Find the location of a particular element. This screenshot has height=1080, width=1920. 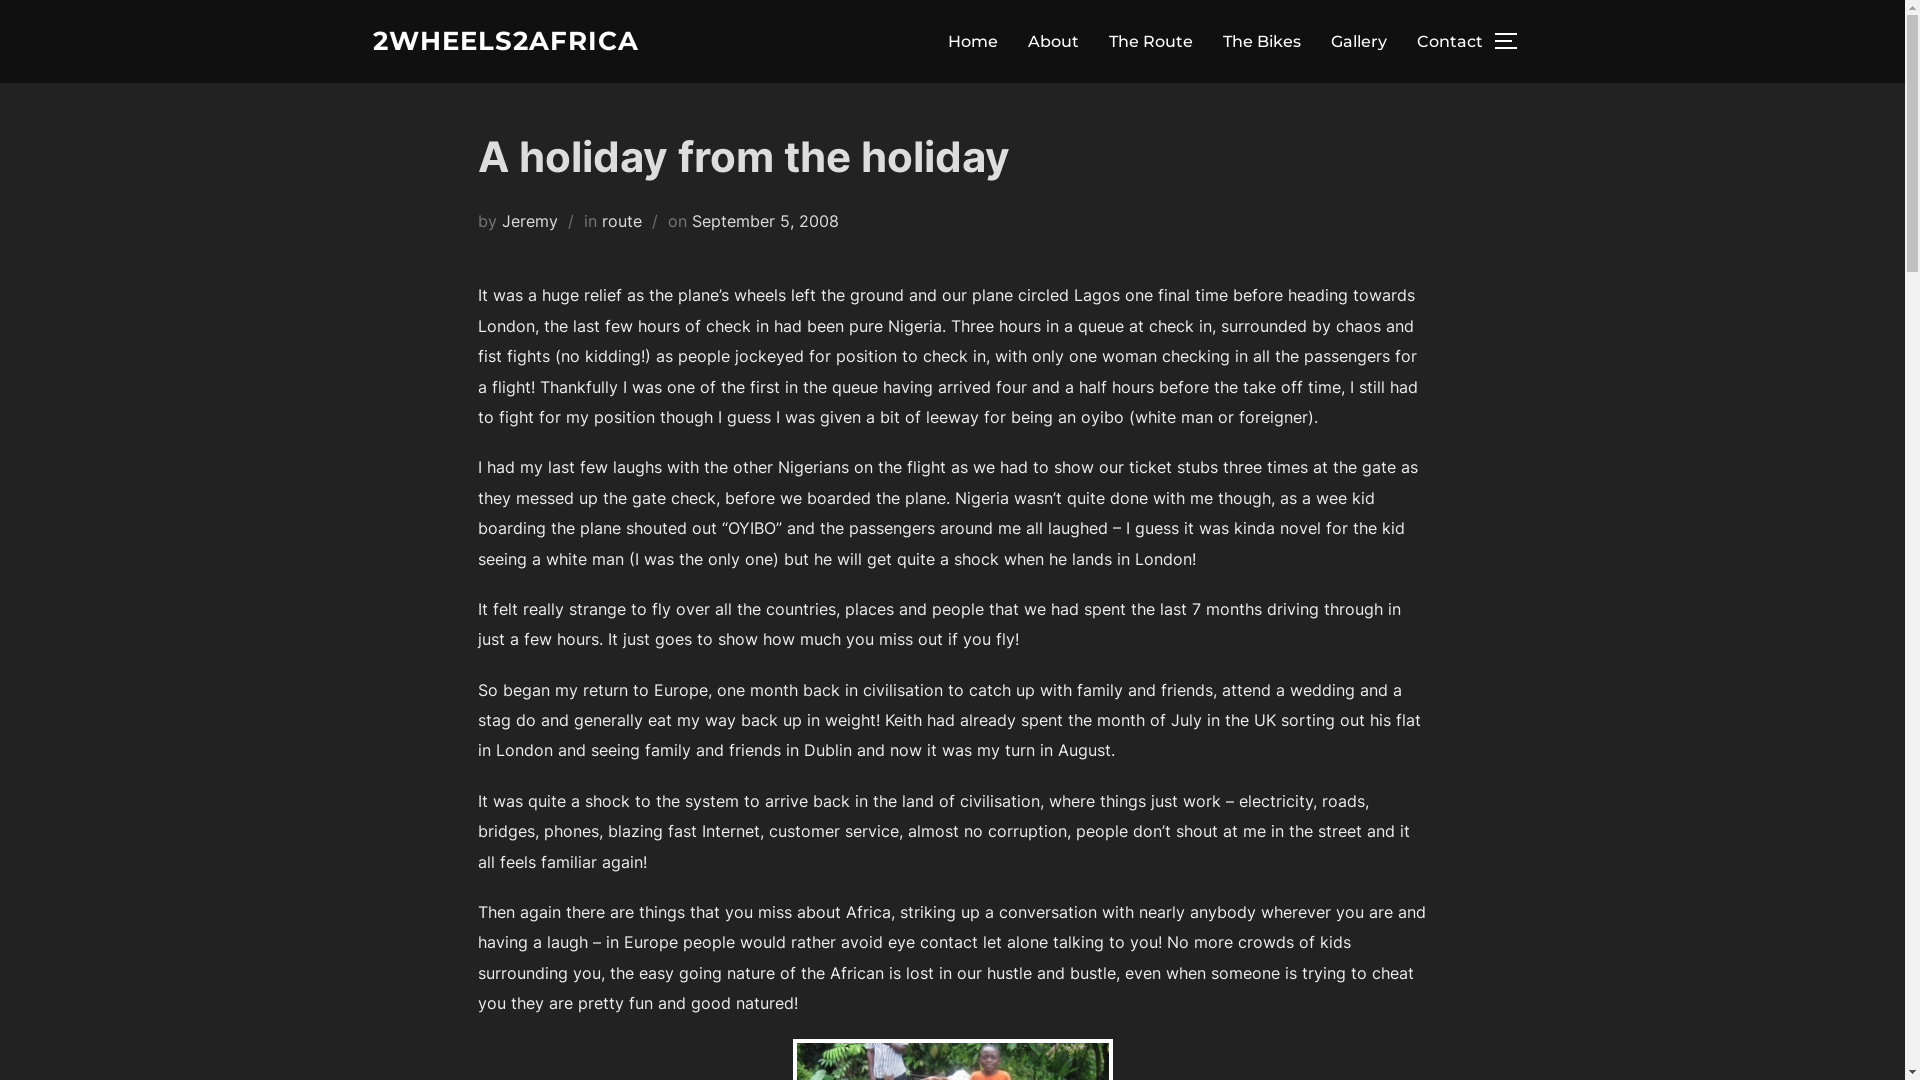

'Home' is located at coordinates (973, 41).